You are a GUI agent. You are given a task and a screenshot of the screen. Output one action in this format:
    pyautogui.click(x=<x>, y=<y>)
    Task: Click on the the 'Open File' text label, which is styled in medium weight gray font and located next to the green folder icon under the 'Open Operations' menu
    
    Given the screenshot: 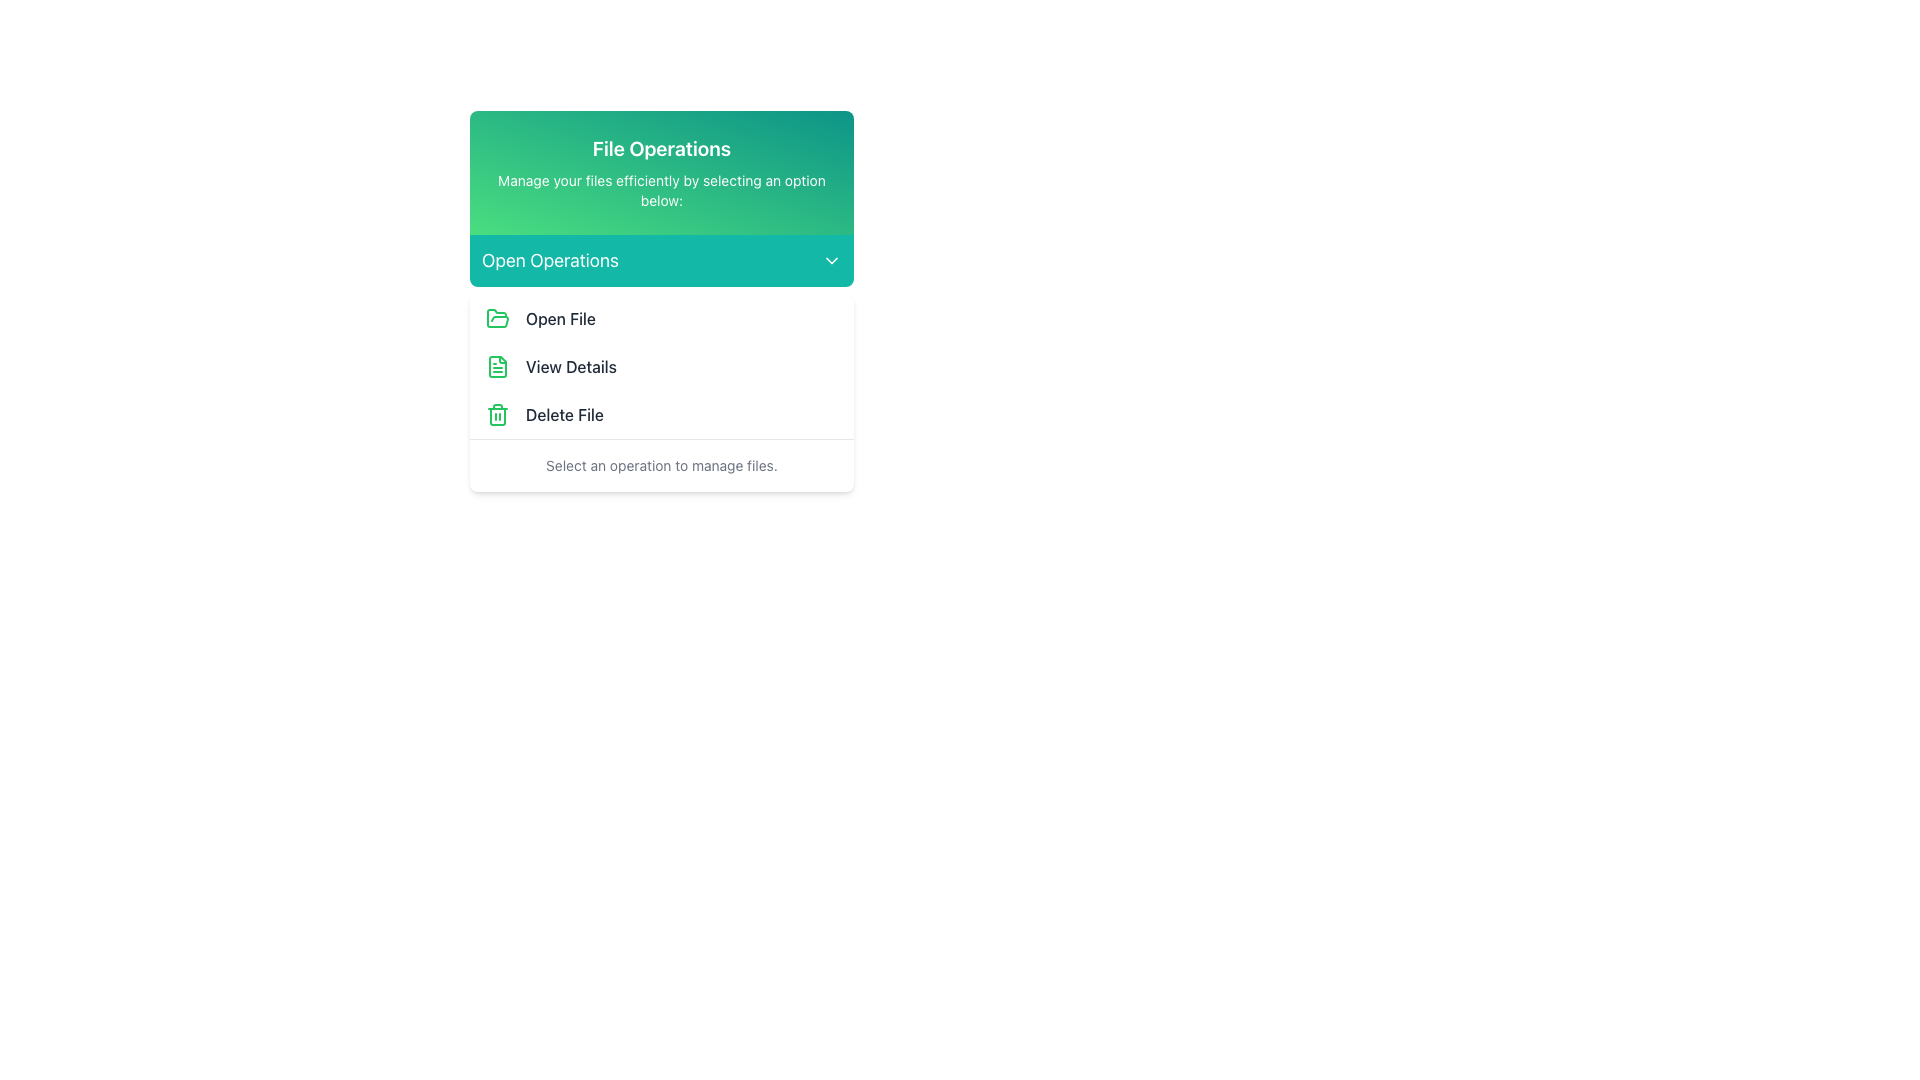 What is the action you would take?
    pyautogui.click(x=560, y=318)
    